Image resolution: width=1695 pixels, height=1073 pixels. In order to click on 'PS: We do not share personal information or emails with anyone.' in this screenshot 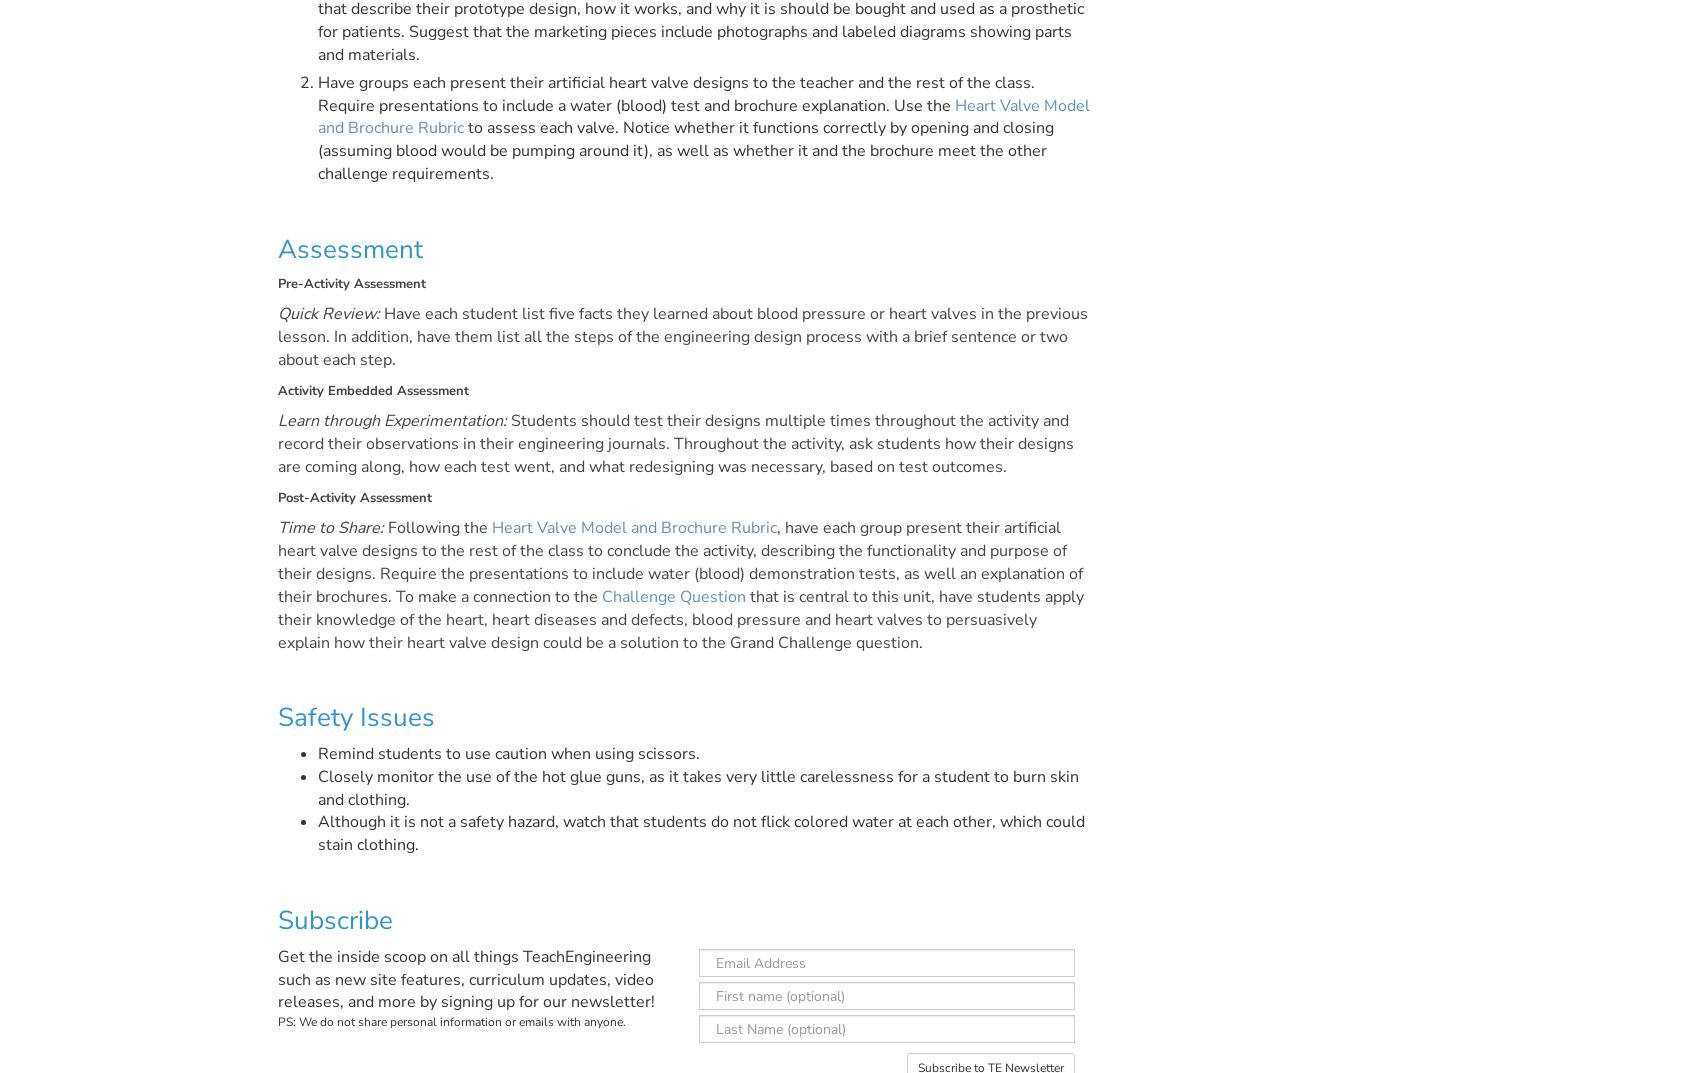, I will do `click(451, 1022)`.